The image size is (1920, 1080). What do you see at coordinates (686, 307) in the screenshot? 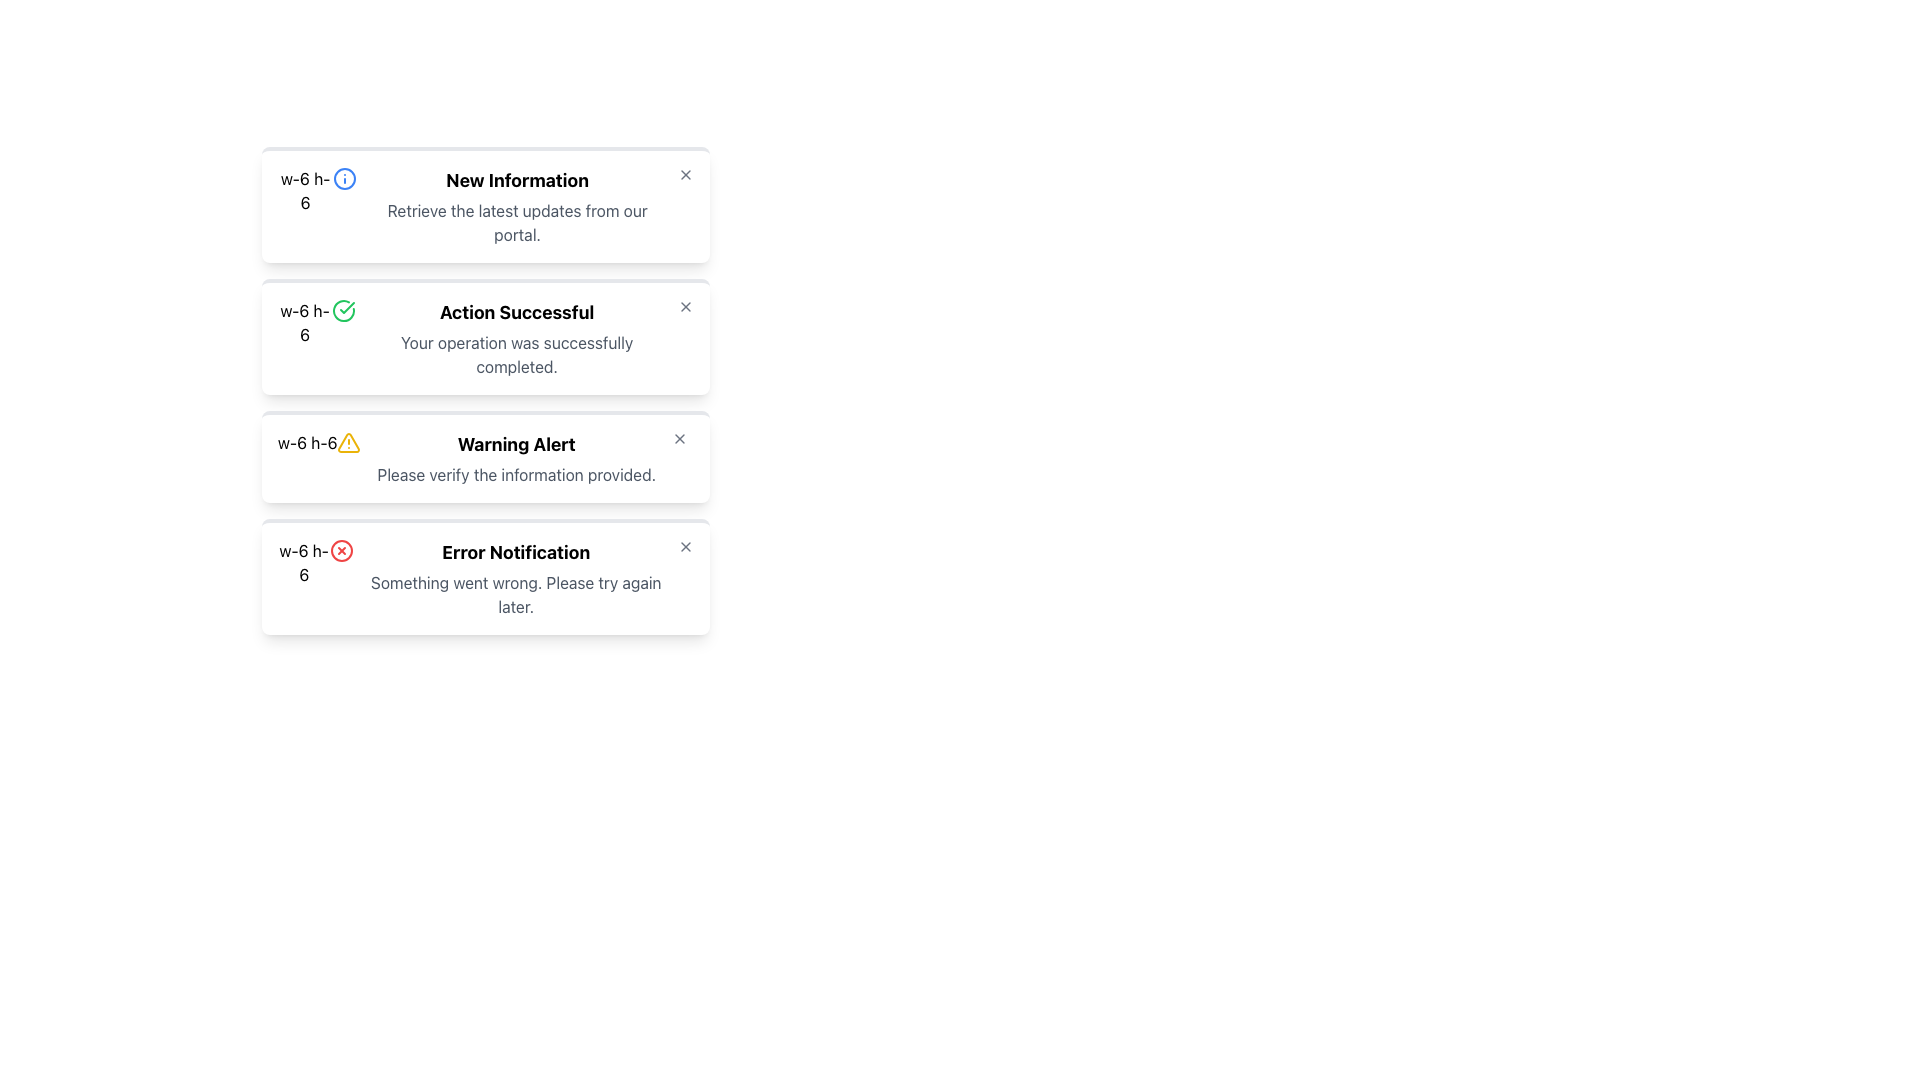
I see `the dismiss button located on the right edge of the 'Action Successful' notification banner` at bounding box center [686, 307].